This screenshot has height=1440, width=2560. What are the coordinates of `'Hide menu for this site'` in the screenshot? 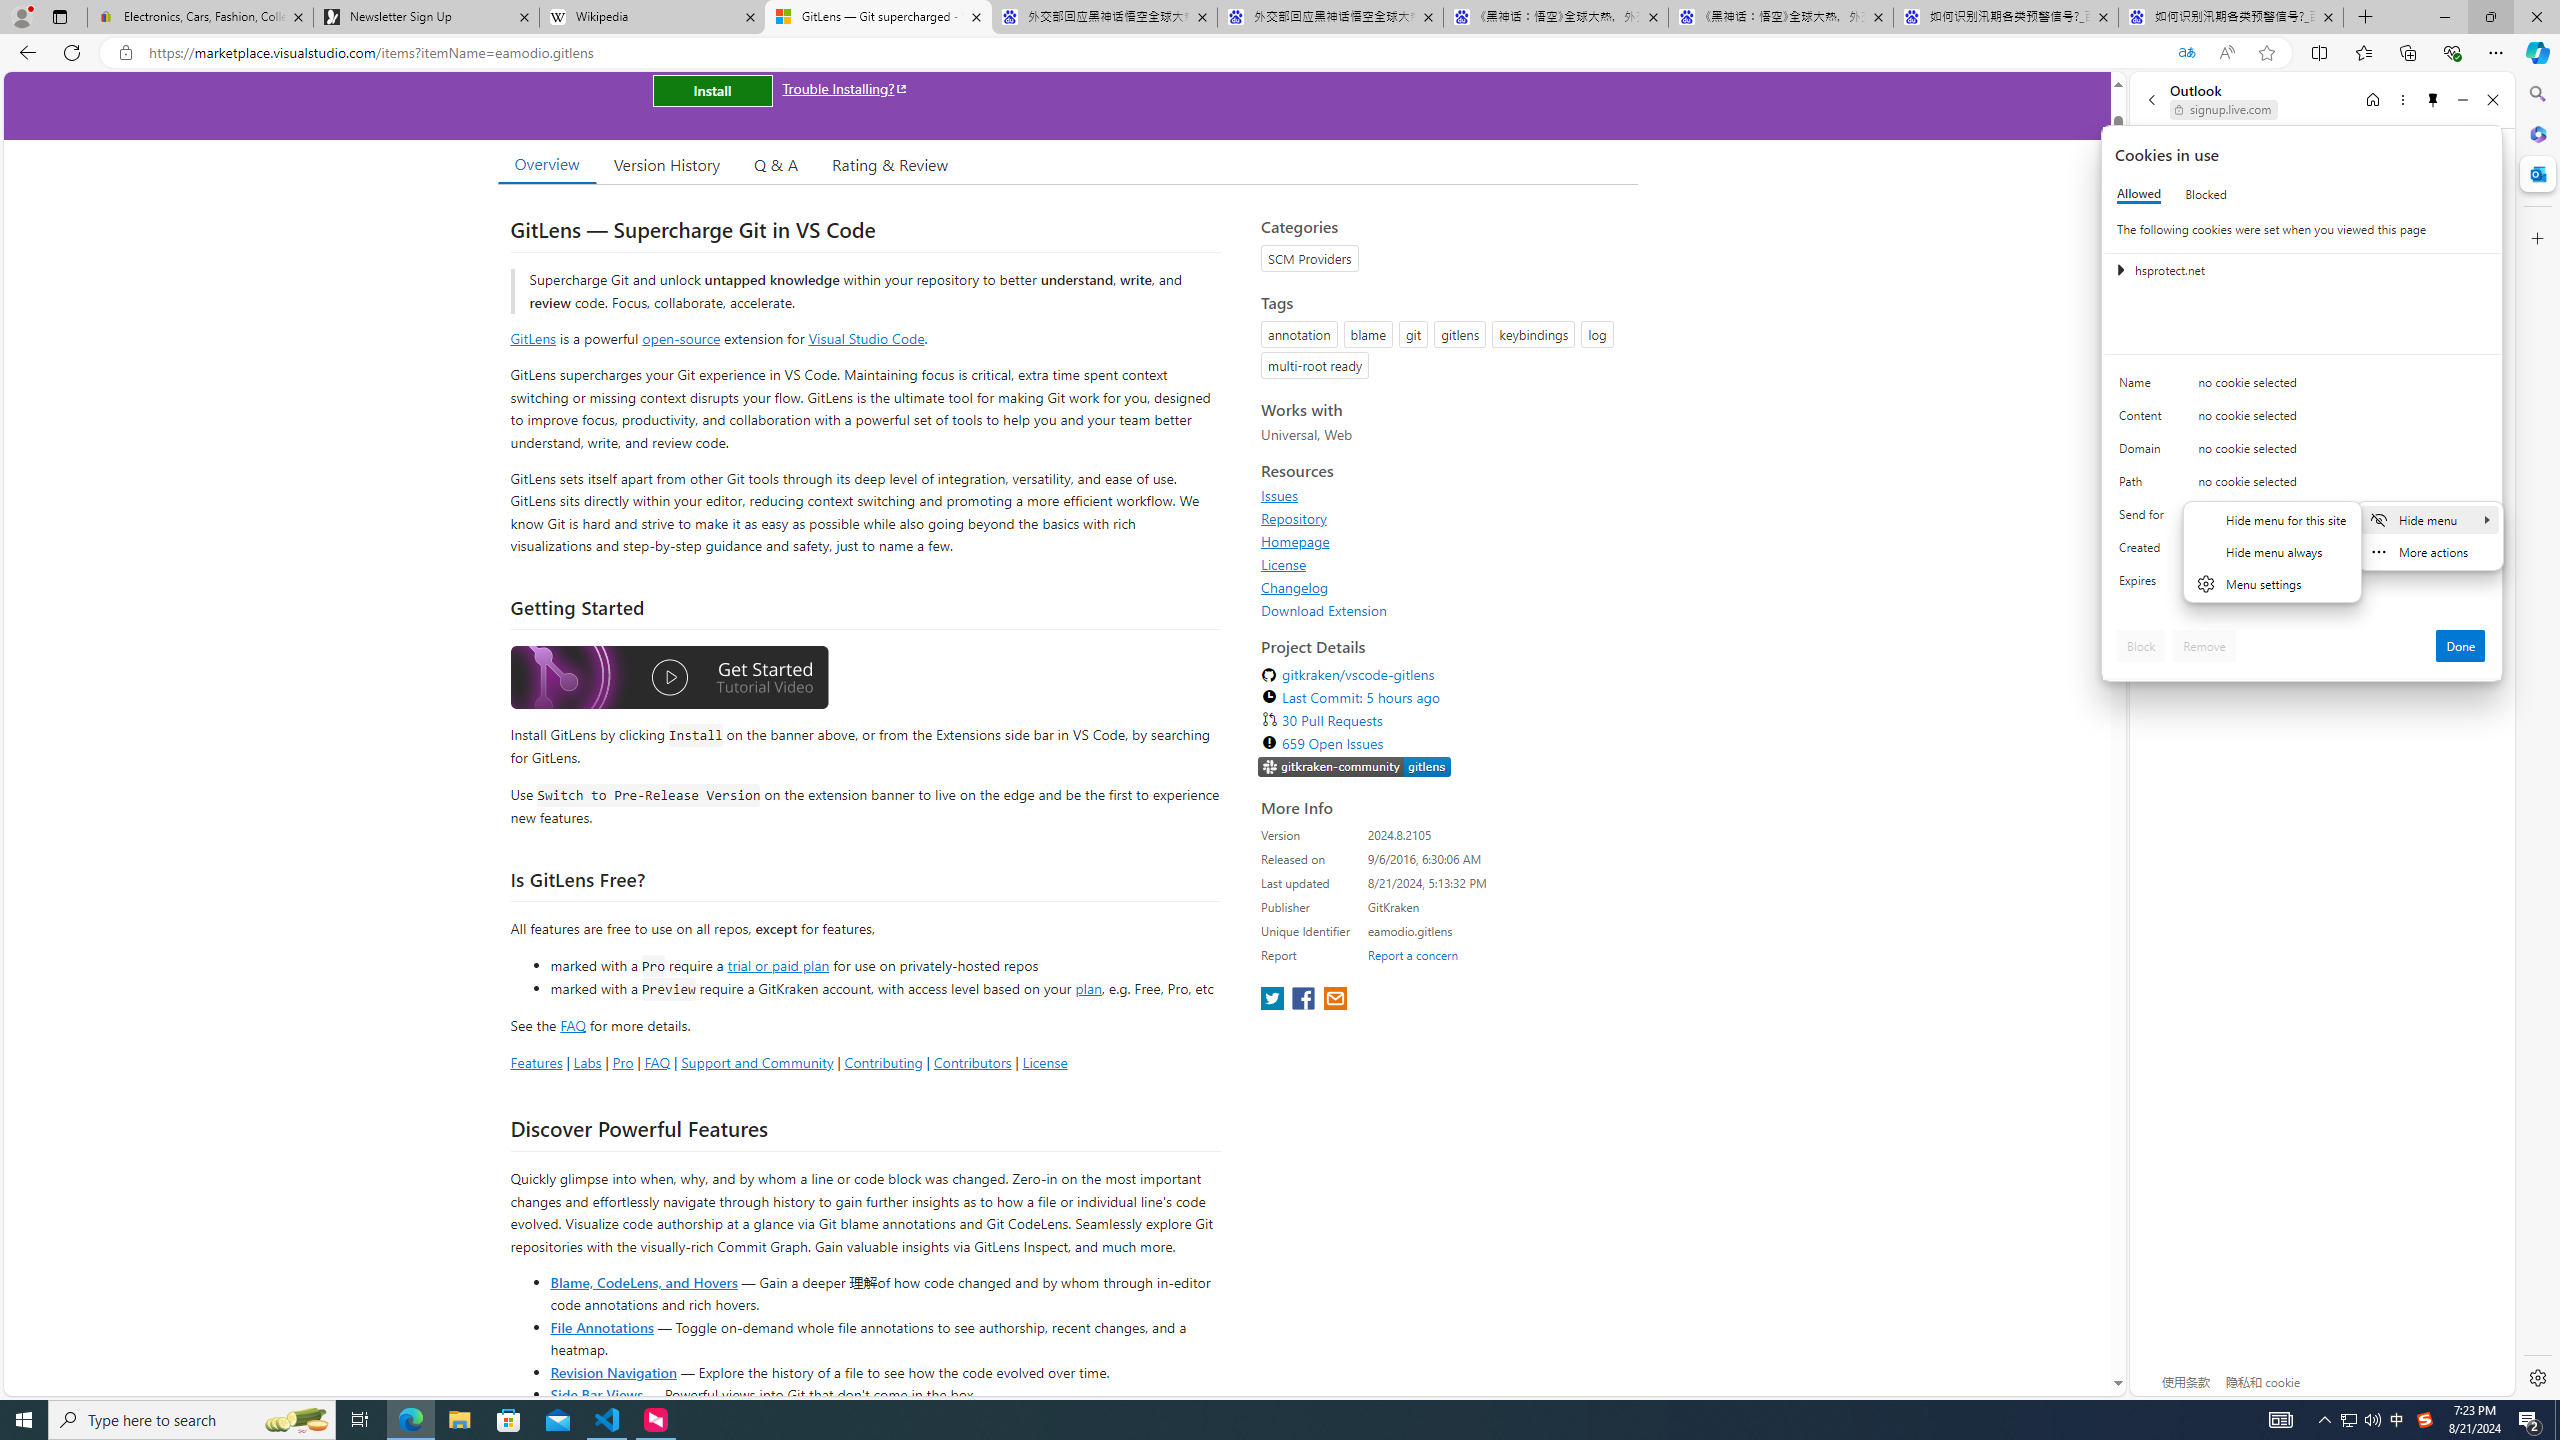 It's located at (2271, 518).